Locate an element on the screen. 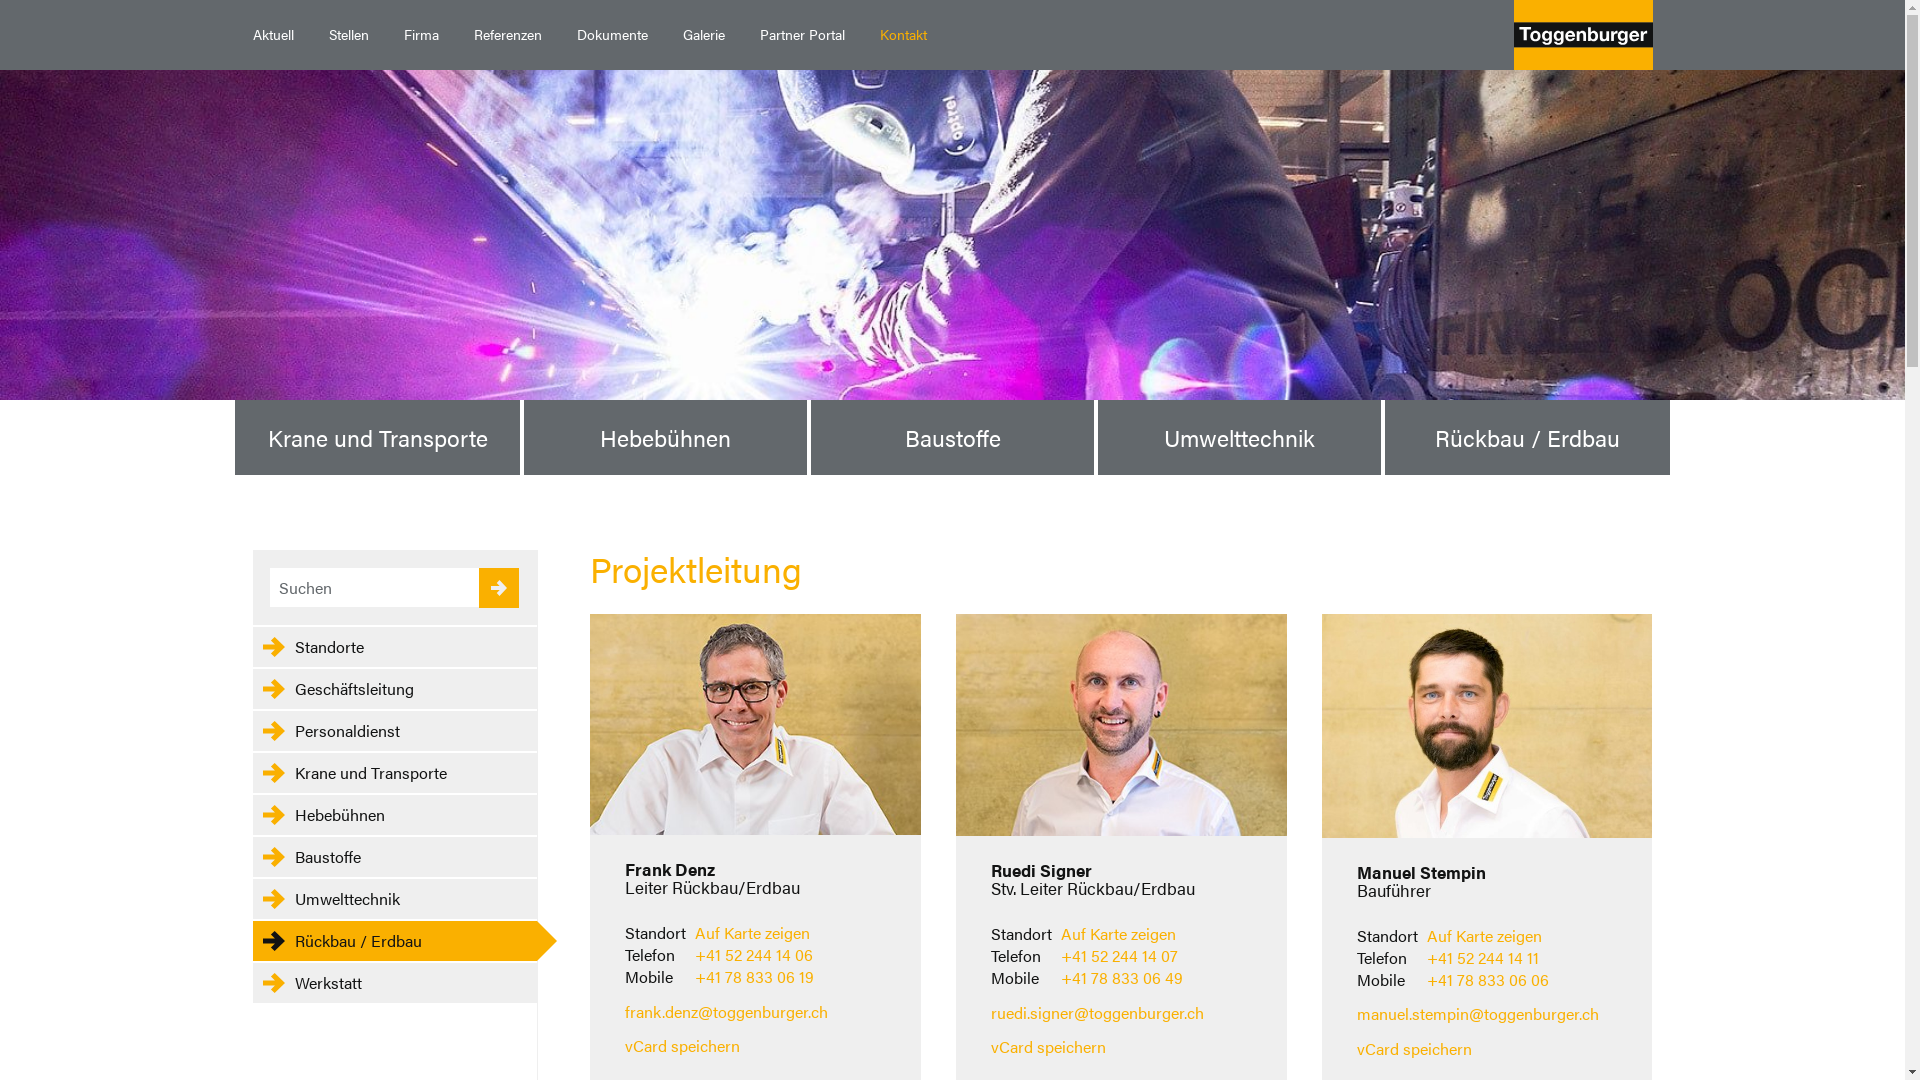 The image size is (1920, 1080). 'Kontakt' is located at coordinates (901, 34).